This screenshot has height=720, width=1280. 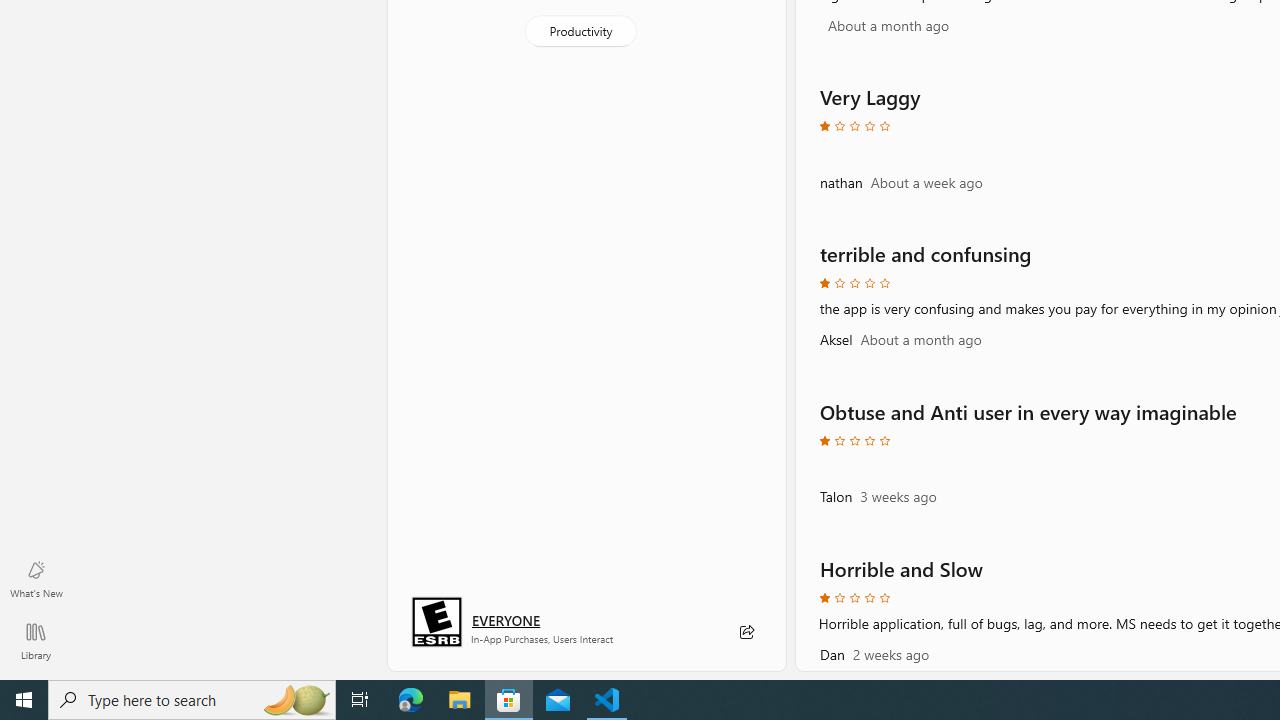 What do you see at coordinates (35, 640) in the screenshot?
I see `'Library'` at bounding box center [35, 640].